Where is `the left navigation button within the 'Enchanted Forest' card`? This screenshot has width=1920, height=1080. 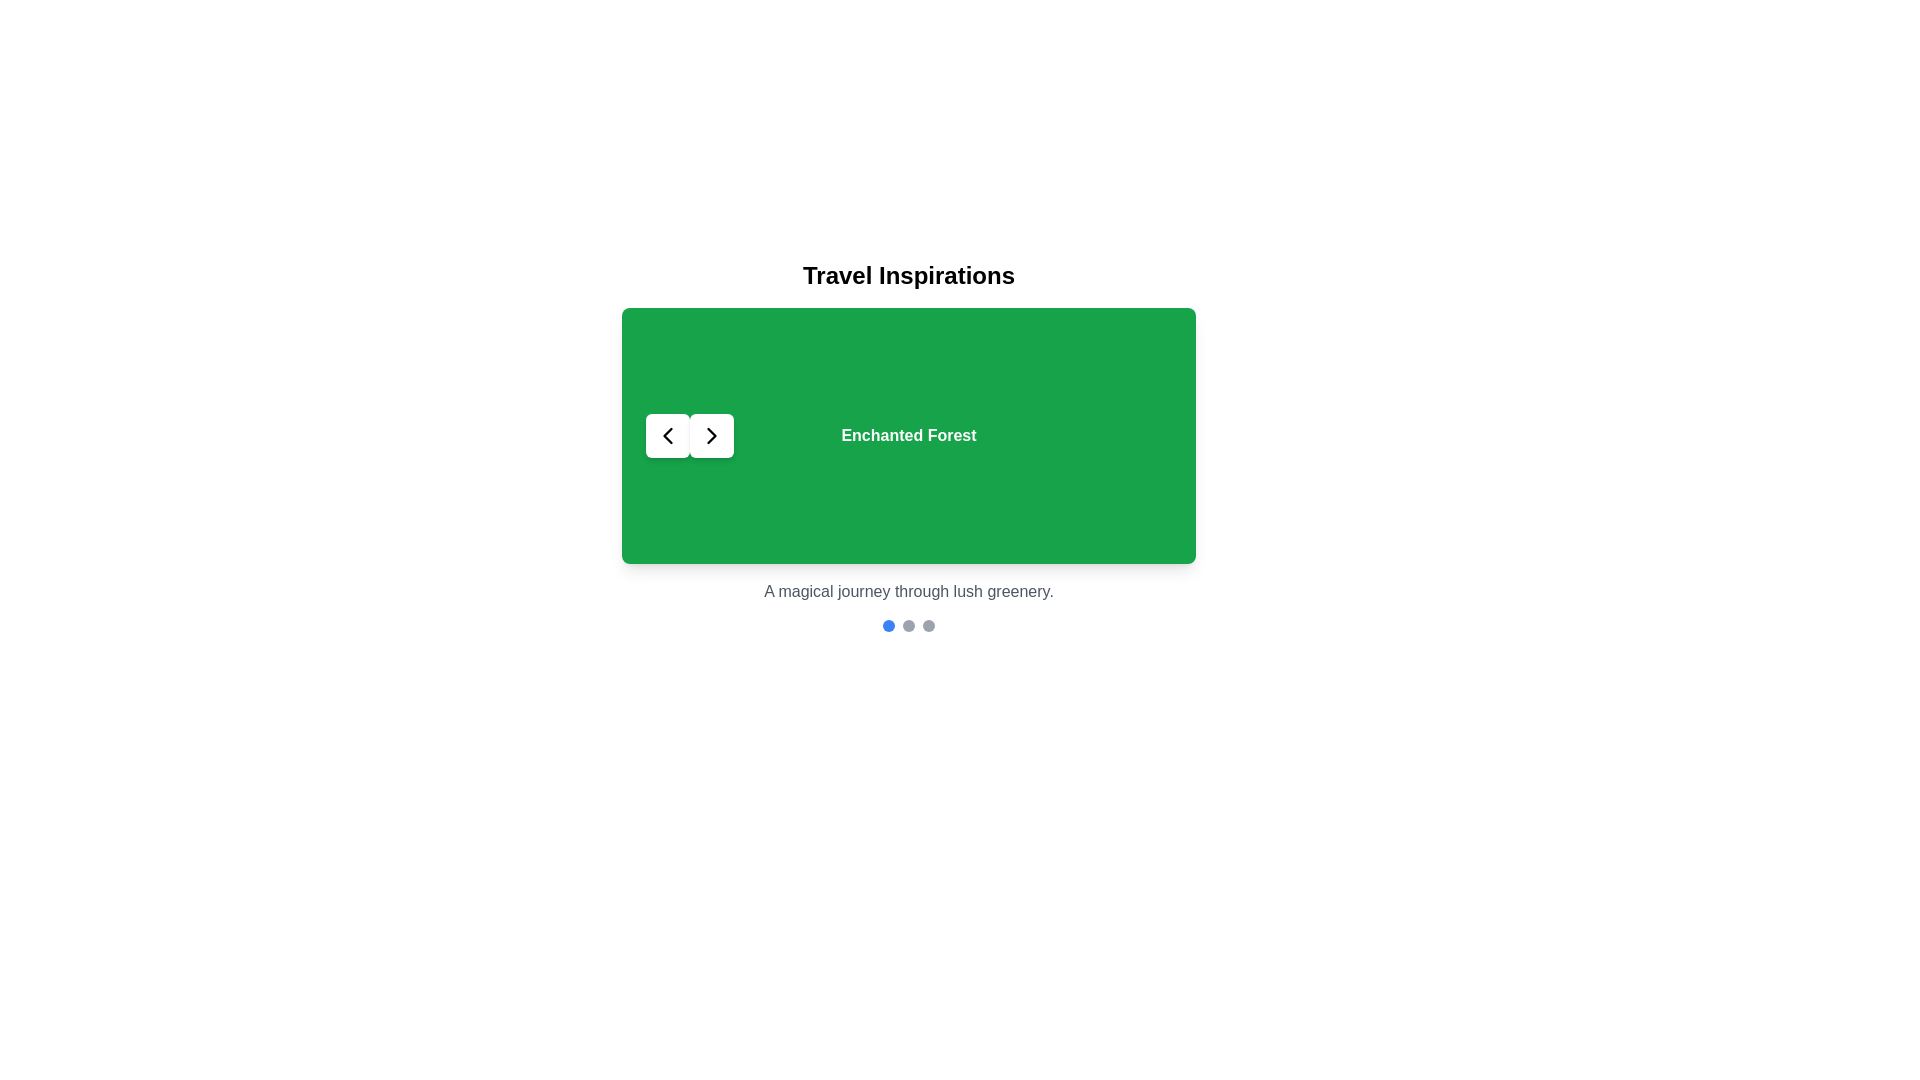
the left navigation button within the 'Enchanted Forest' card is located at coordinates (690, 434).